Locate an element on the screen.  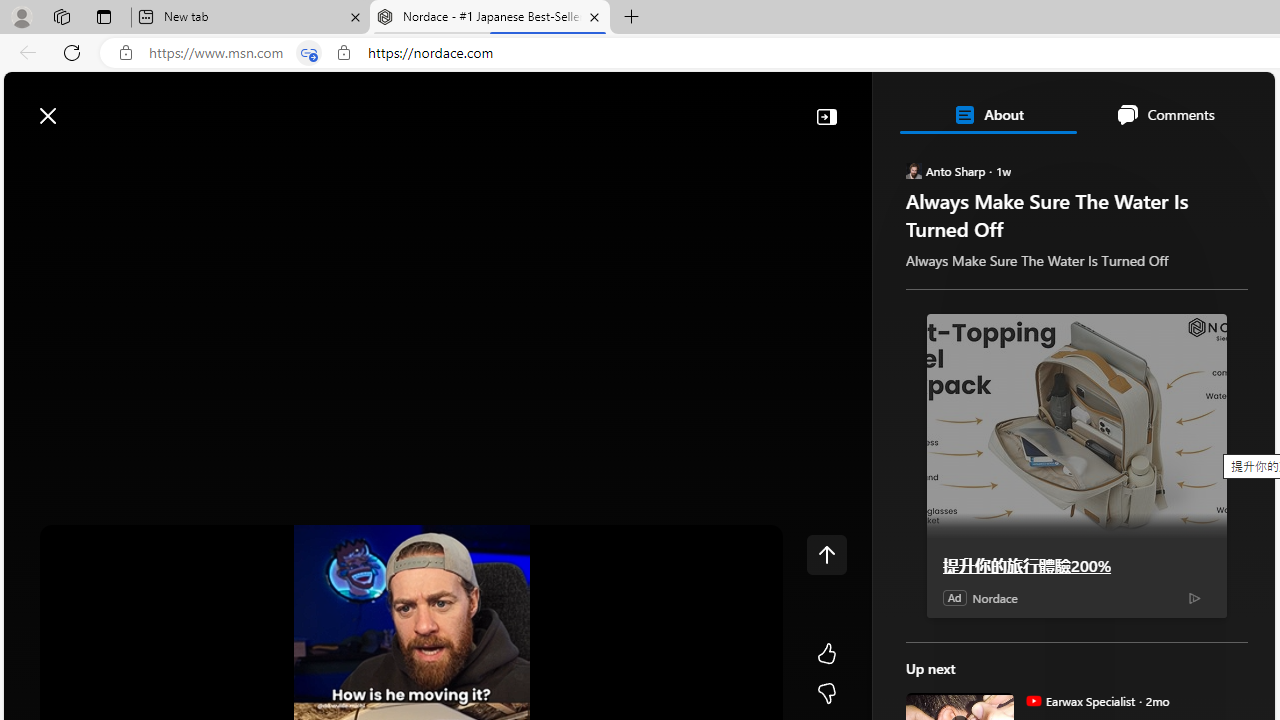
'Earwax Specialist Earwax Specialist' is located at coordinates (1079, 699).